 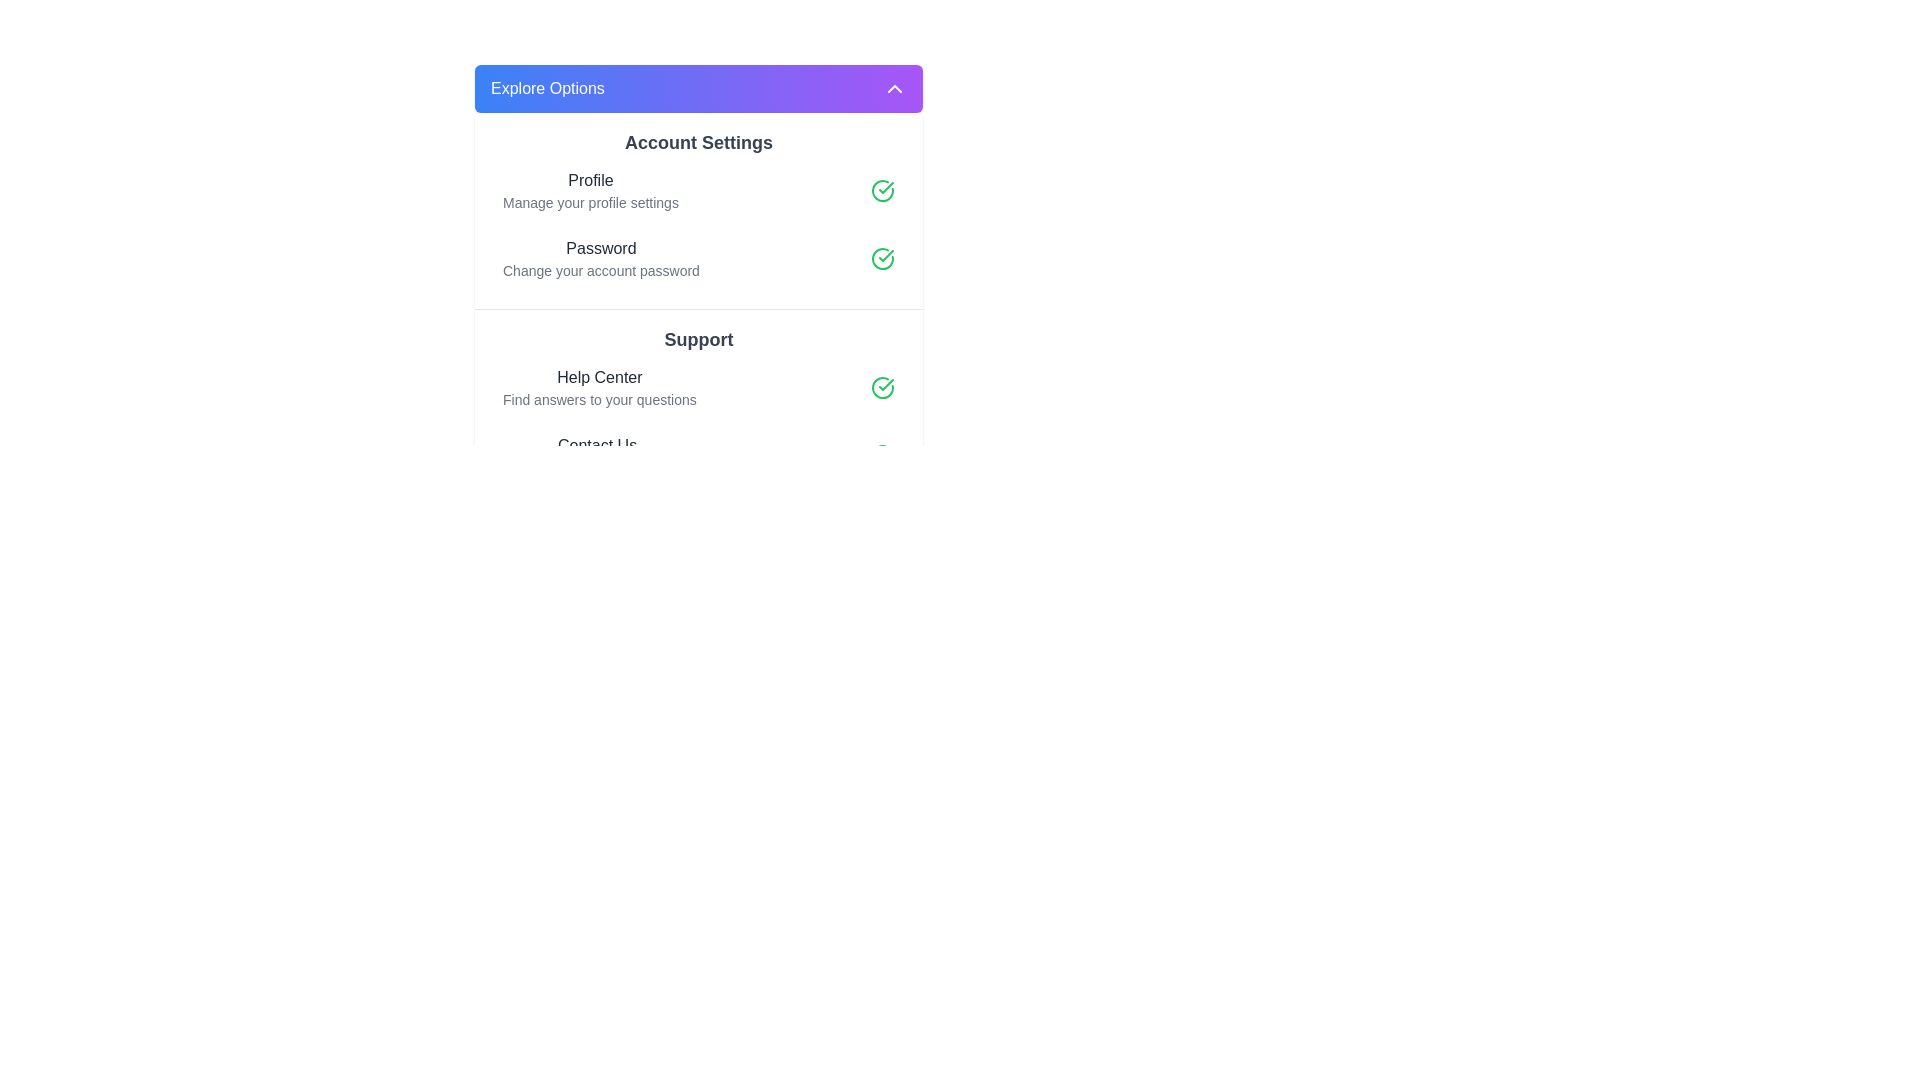 What do you see at coordinates (598, 388) in the screenshot?
I see `the 'Help Center' text block, which is the first item under the 'Support' heading in the menu` at bounding box center [598, 388].